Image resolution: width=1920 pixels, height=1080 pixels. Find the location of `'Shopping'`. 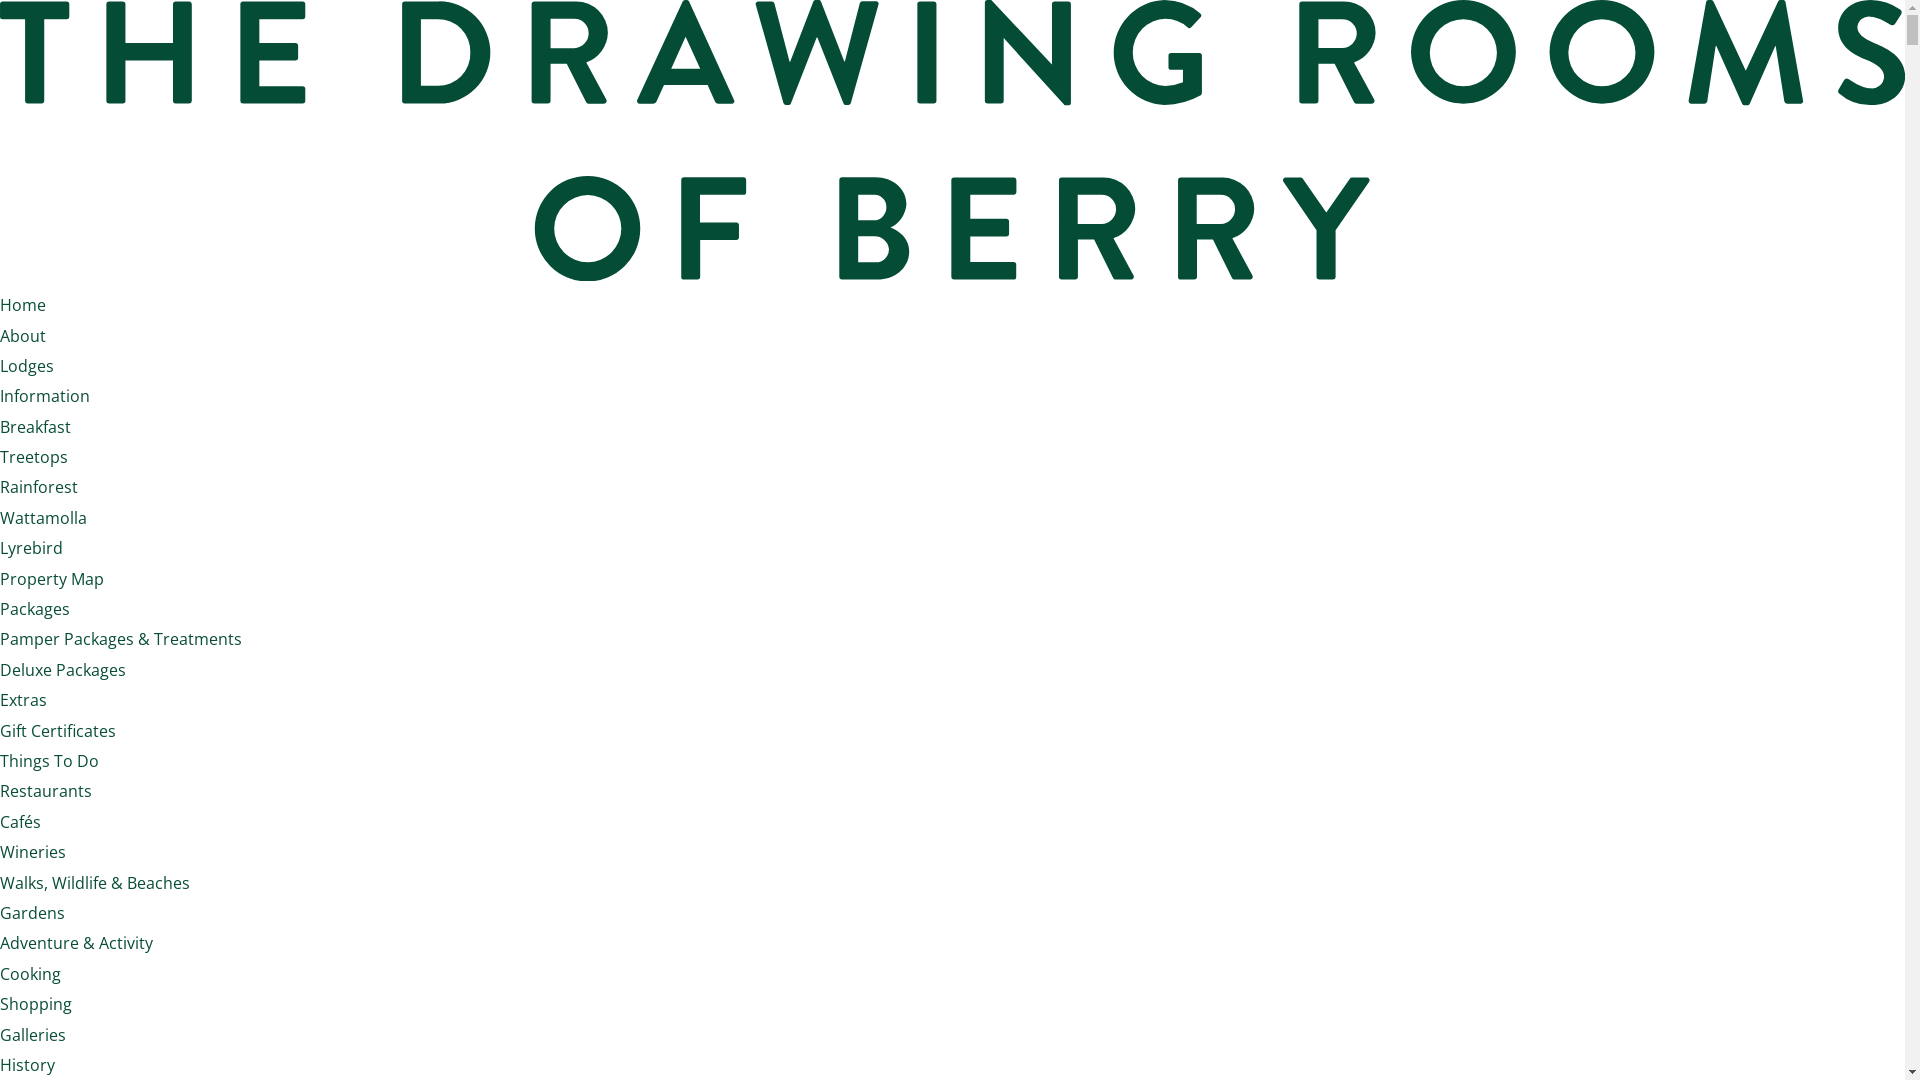

'Shopping' is located at coordinates (35, 1003).